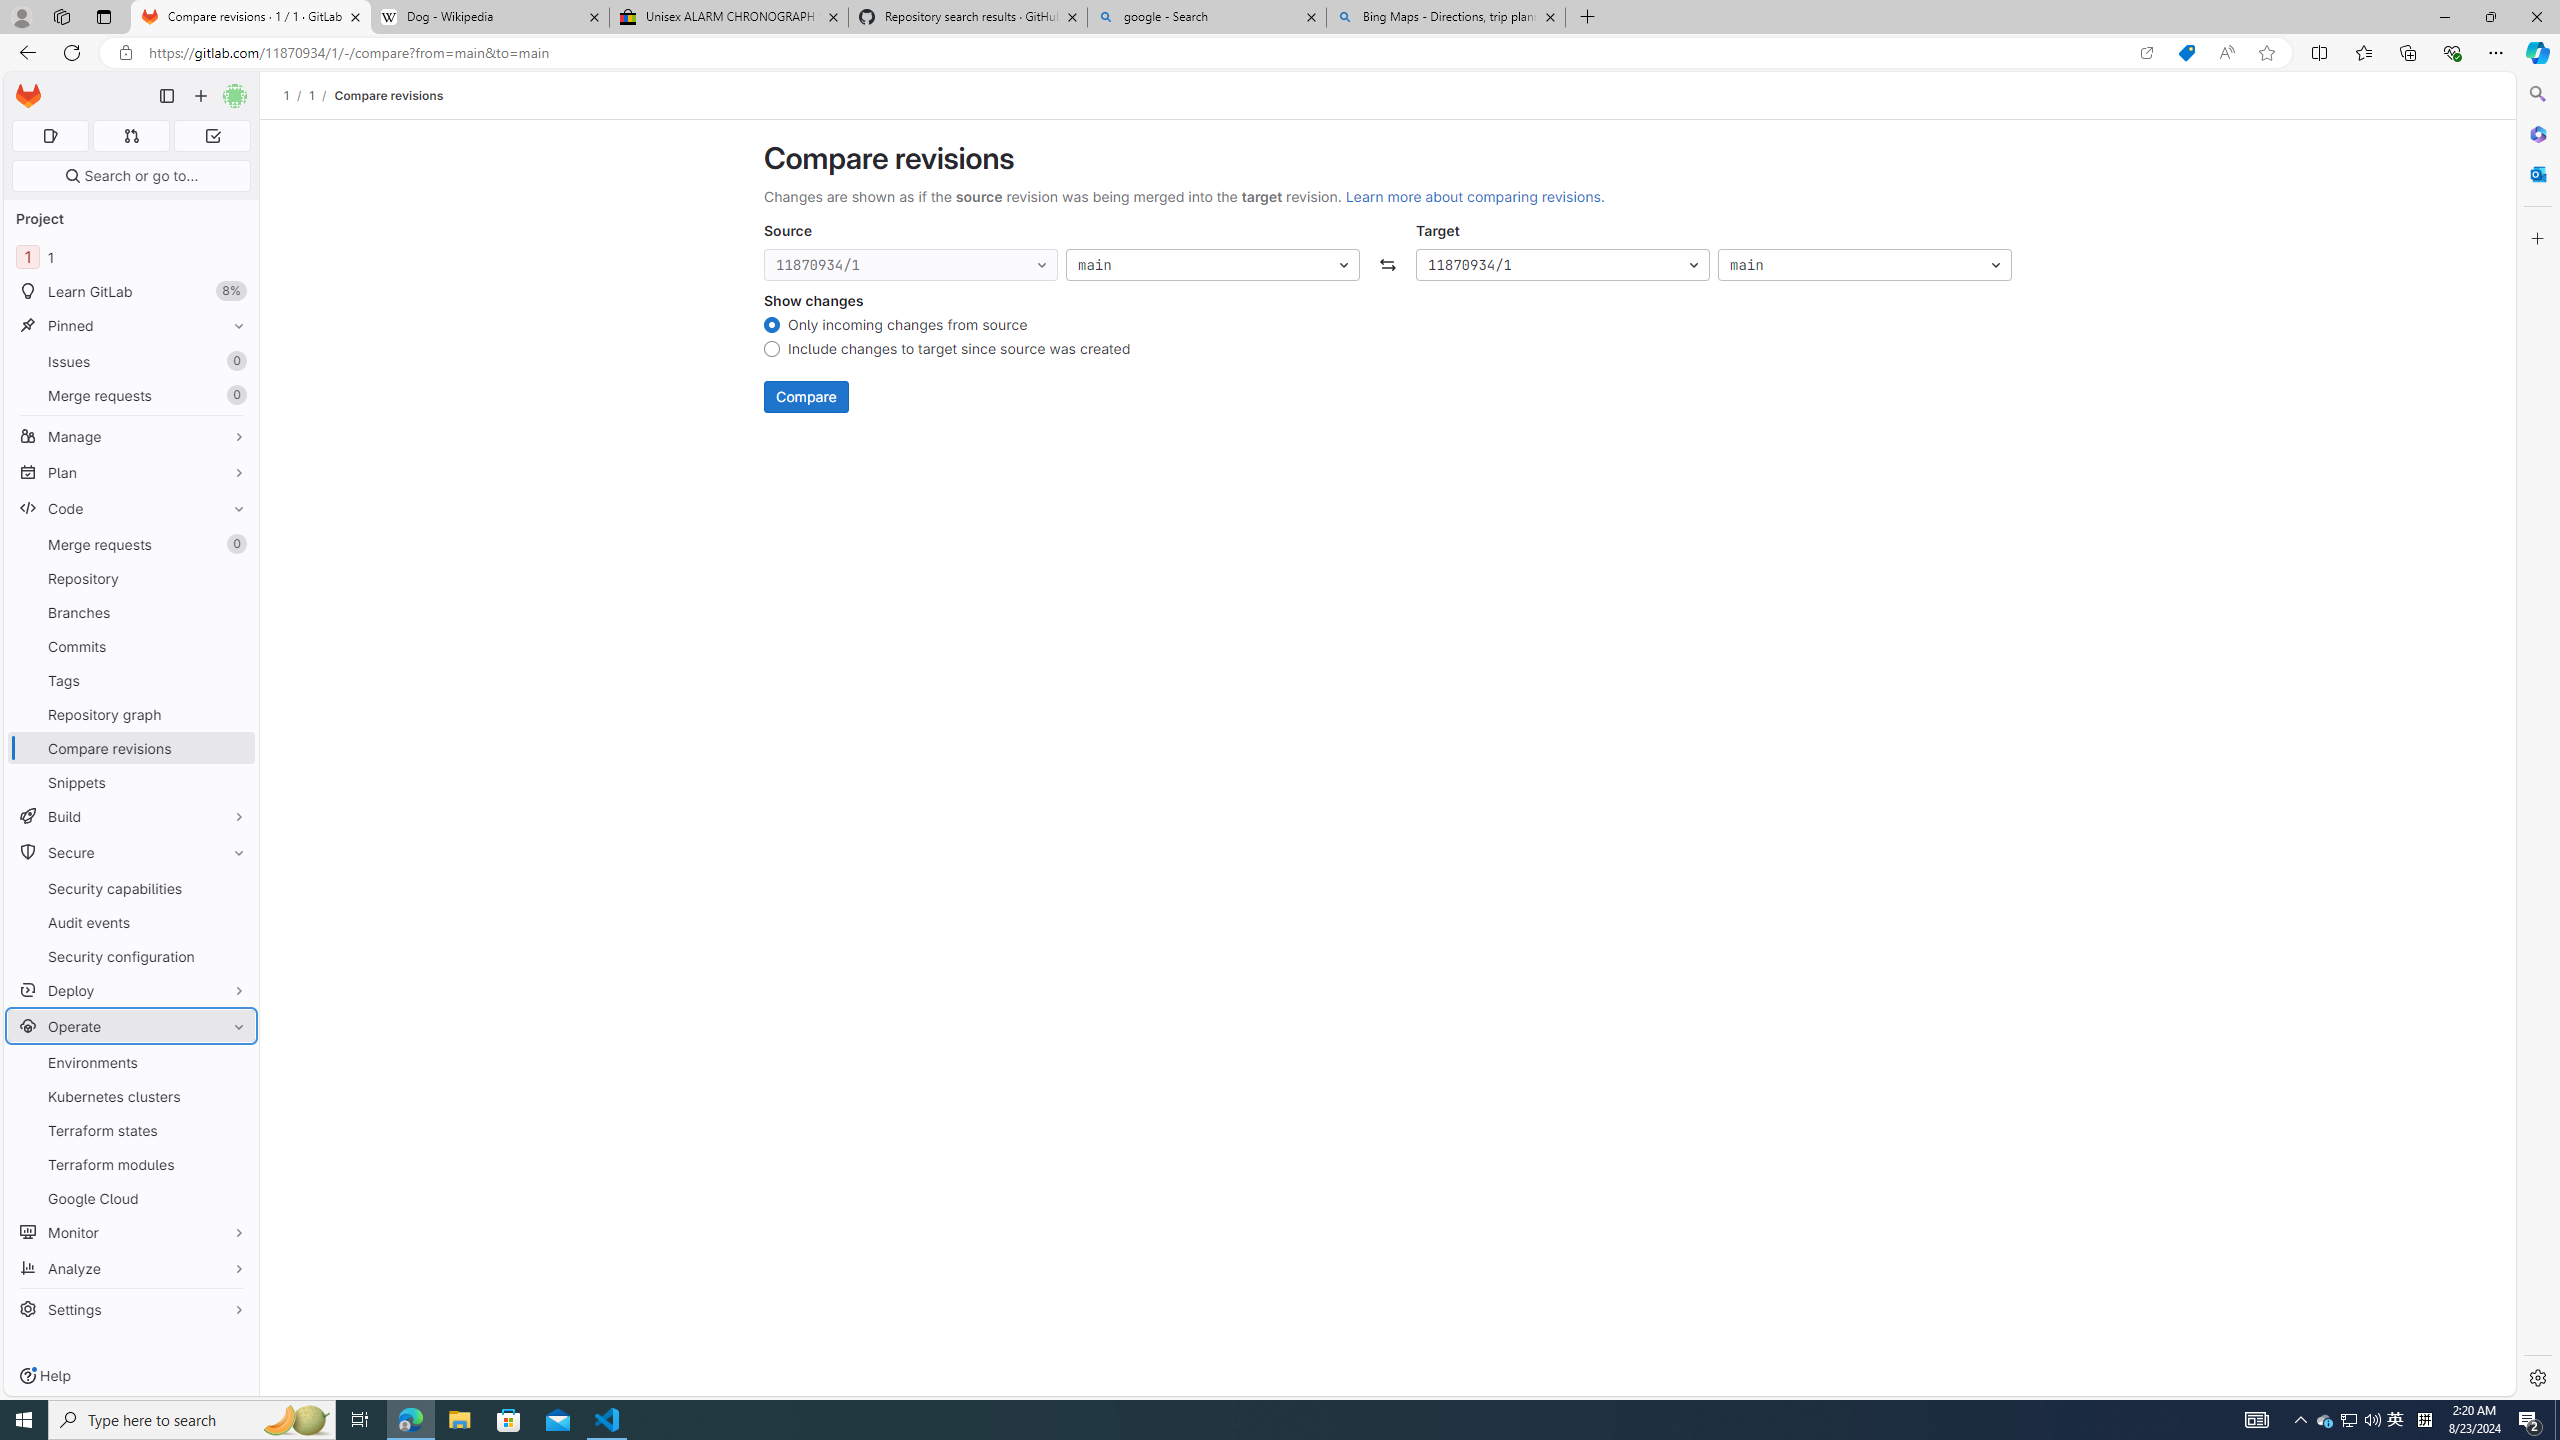 This screenshot has width=2560, height=1440. Describe the element at coordinates (130, 955) in the screenshot. I see `'Security configuration'` at that location.